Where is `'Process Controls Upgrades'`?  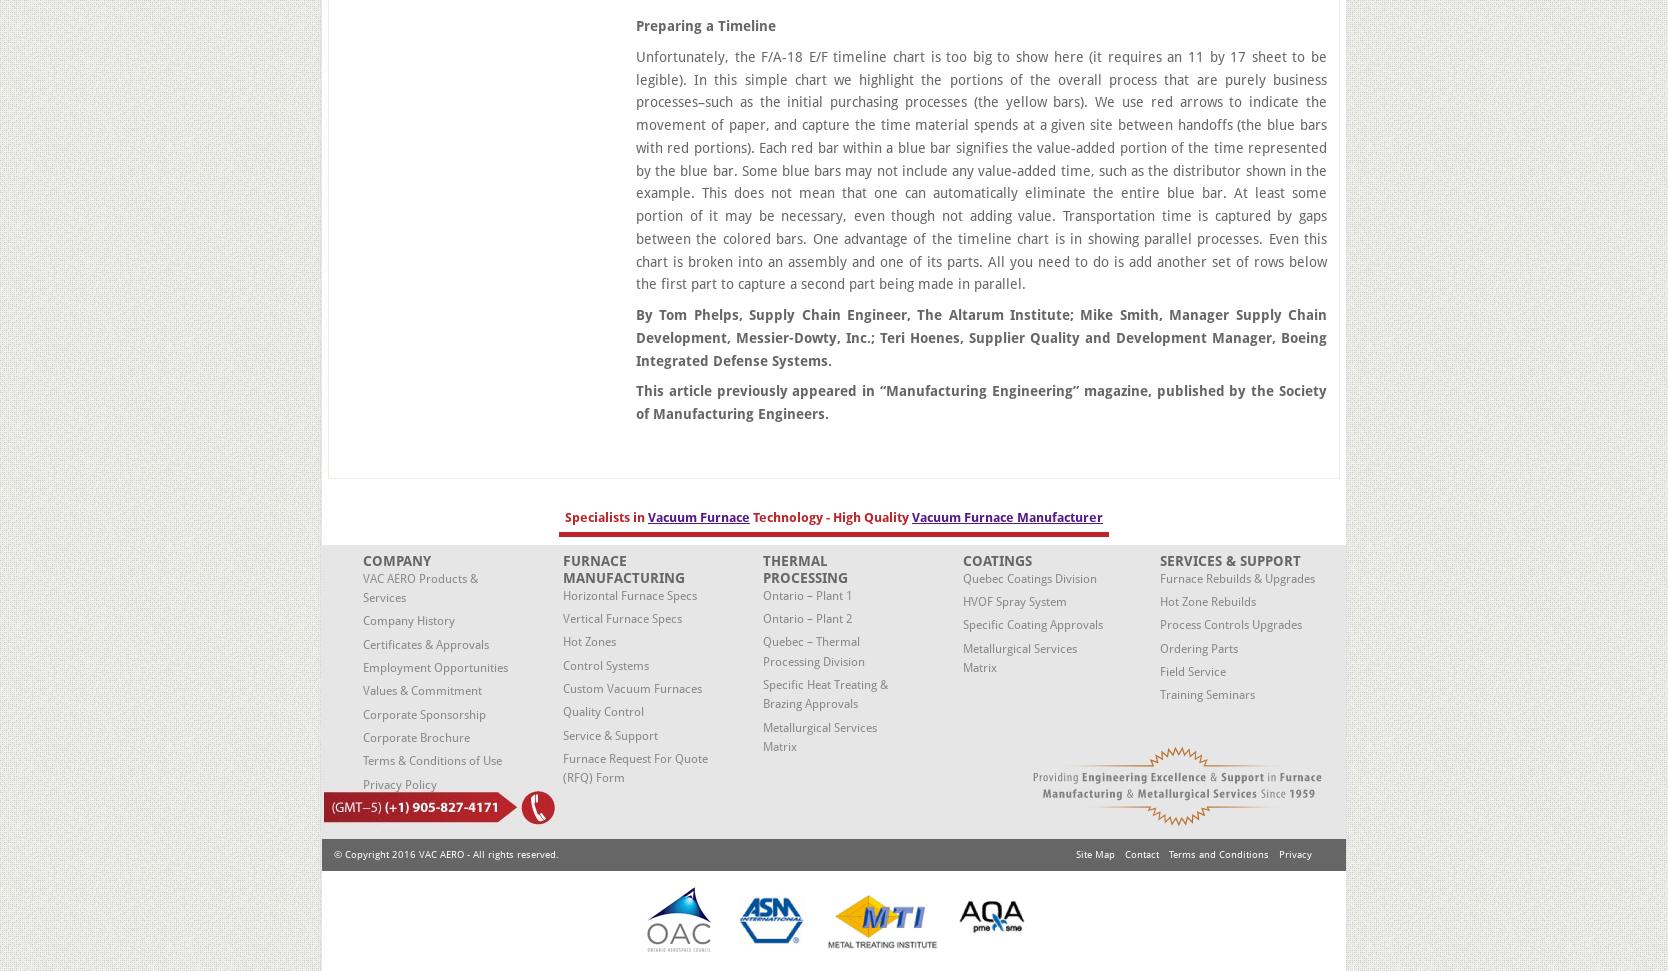 'Process Controls Upgrades' is located at coordinates (1229, 624).